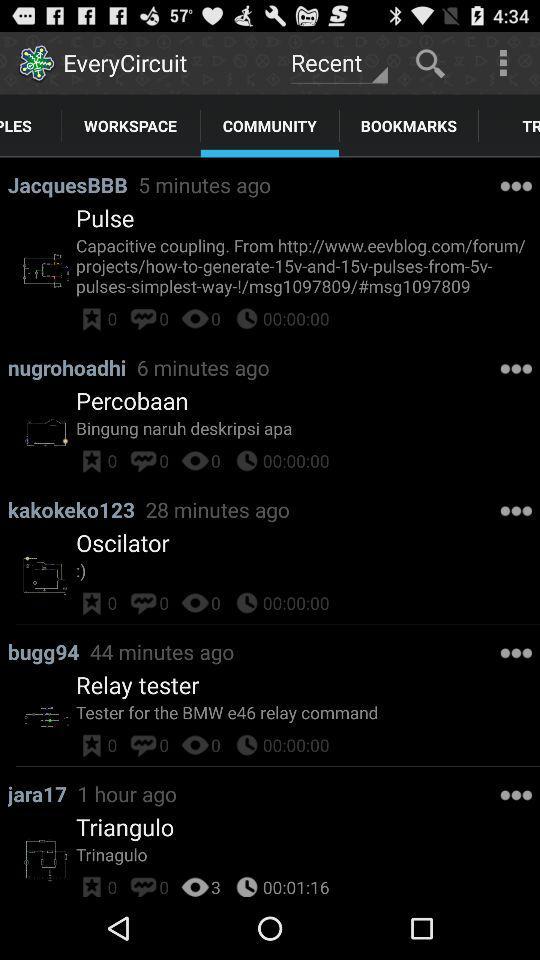  What do you see at coordinates (125, 827) in the screenshot?
I see `icon above trinagulo icon` at bounding box center [125, 827].